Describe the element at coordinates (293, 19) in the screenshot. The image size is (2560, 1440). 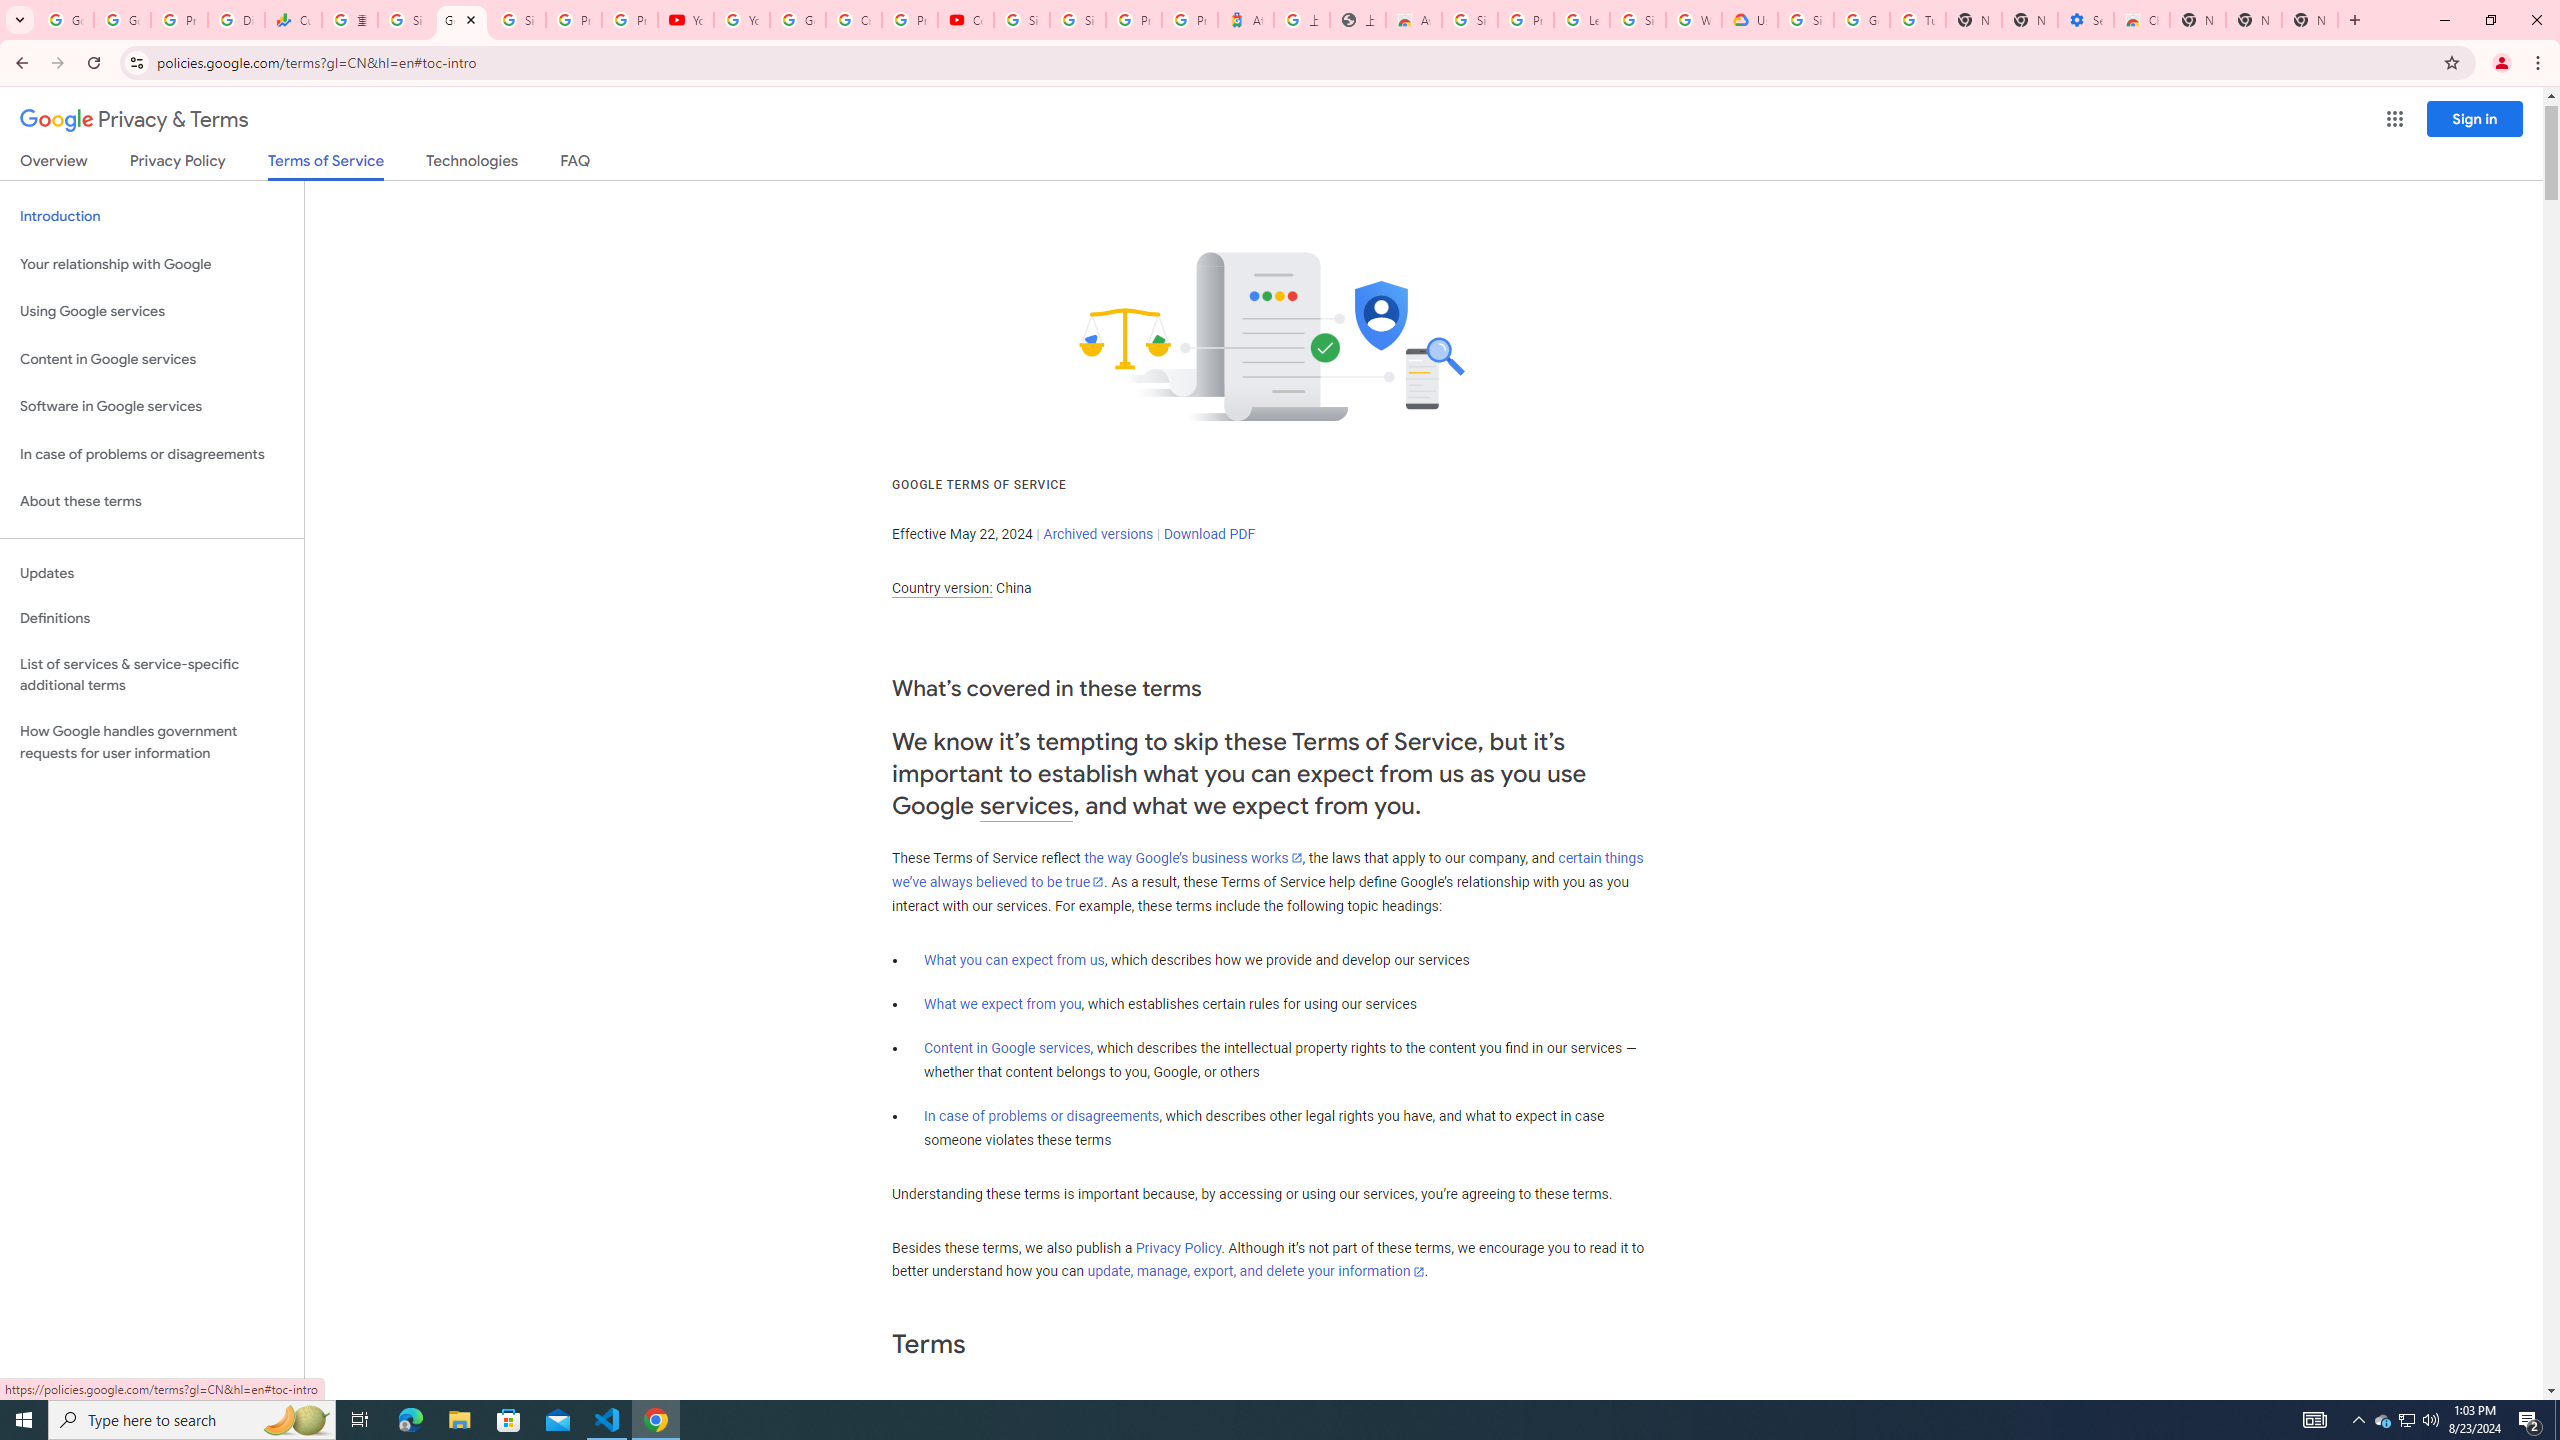
I see `'Currencies - Google Finance'` at that location.